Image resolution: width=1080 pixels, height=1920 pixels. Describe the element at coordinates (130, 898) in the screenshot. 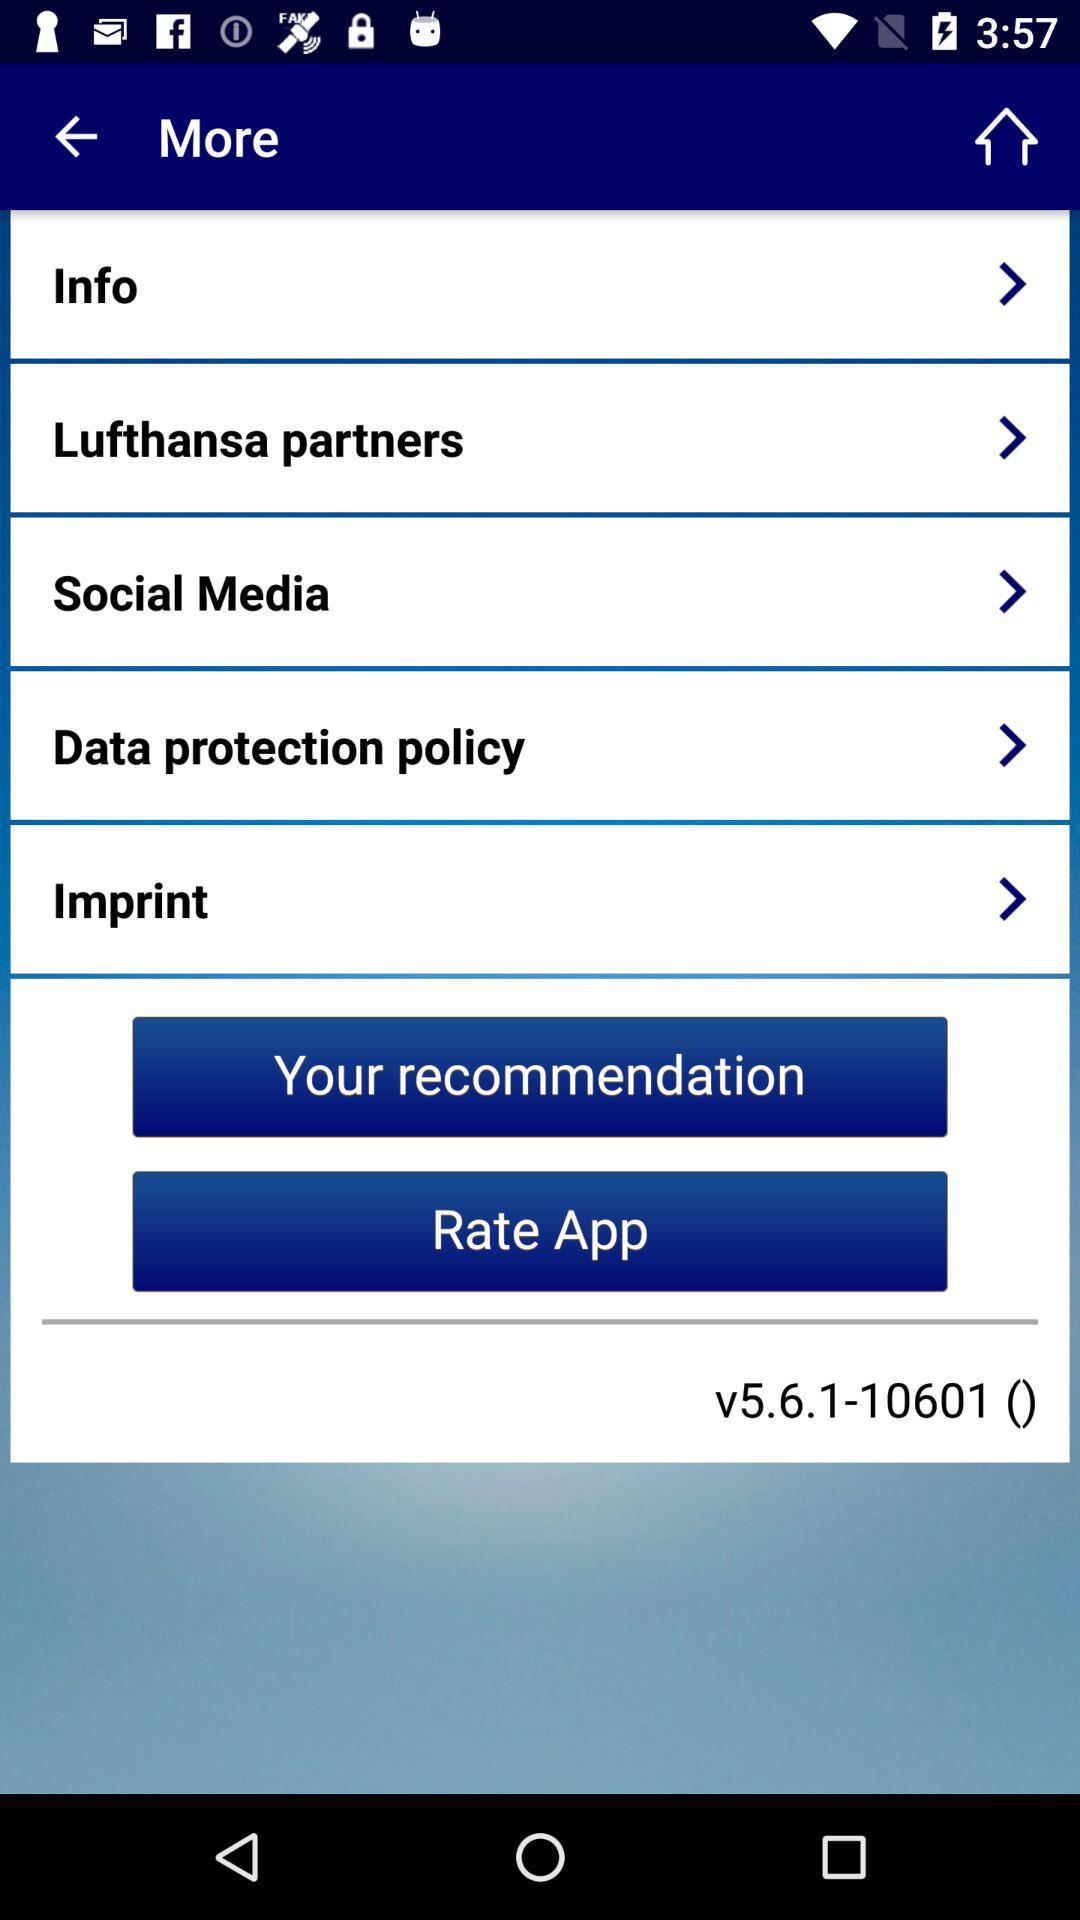

I see `the imprint item` at that location.